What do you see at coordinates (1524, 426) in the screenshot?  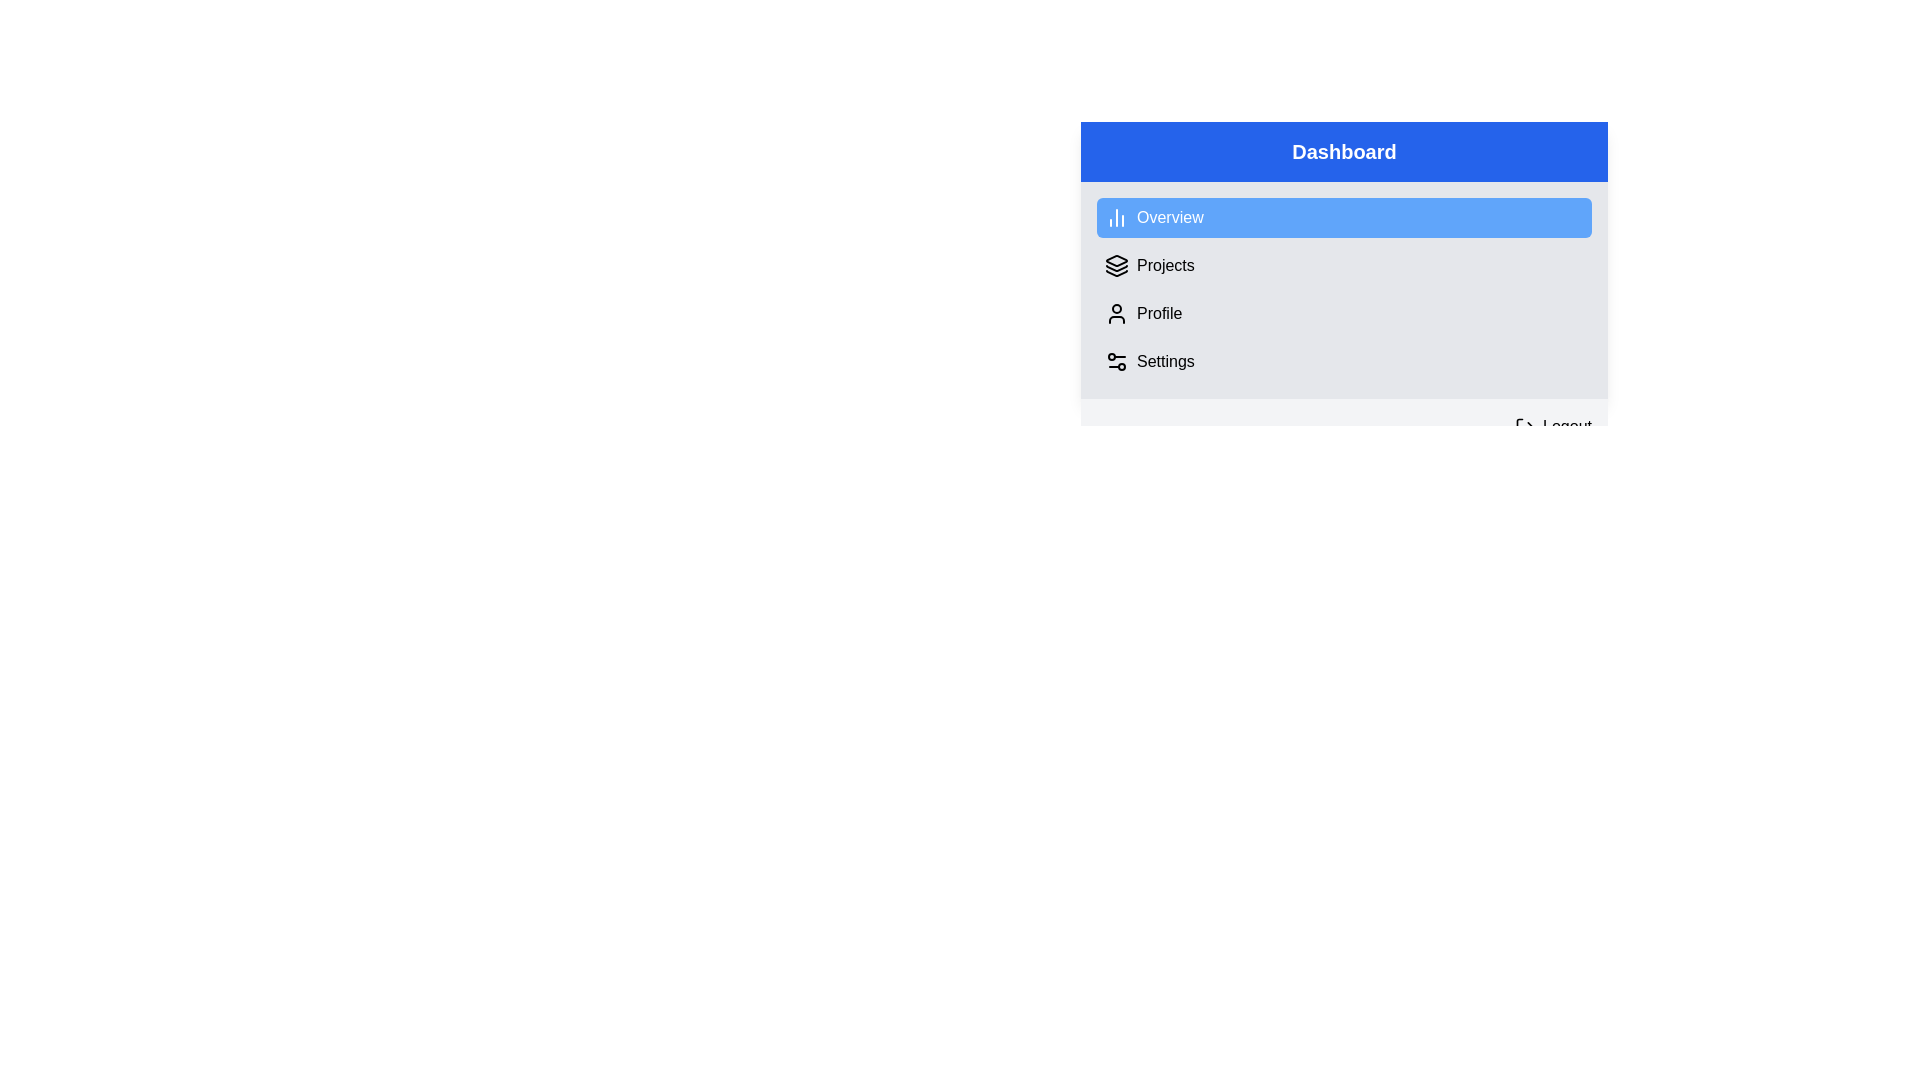 I see `the log-out icon, which is represented by an arrow pointing to the right with a door-like appearance, located at the bottom of the sidebar options` at bounding box center [1524, 426].